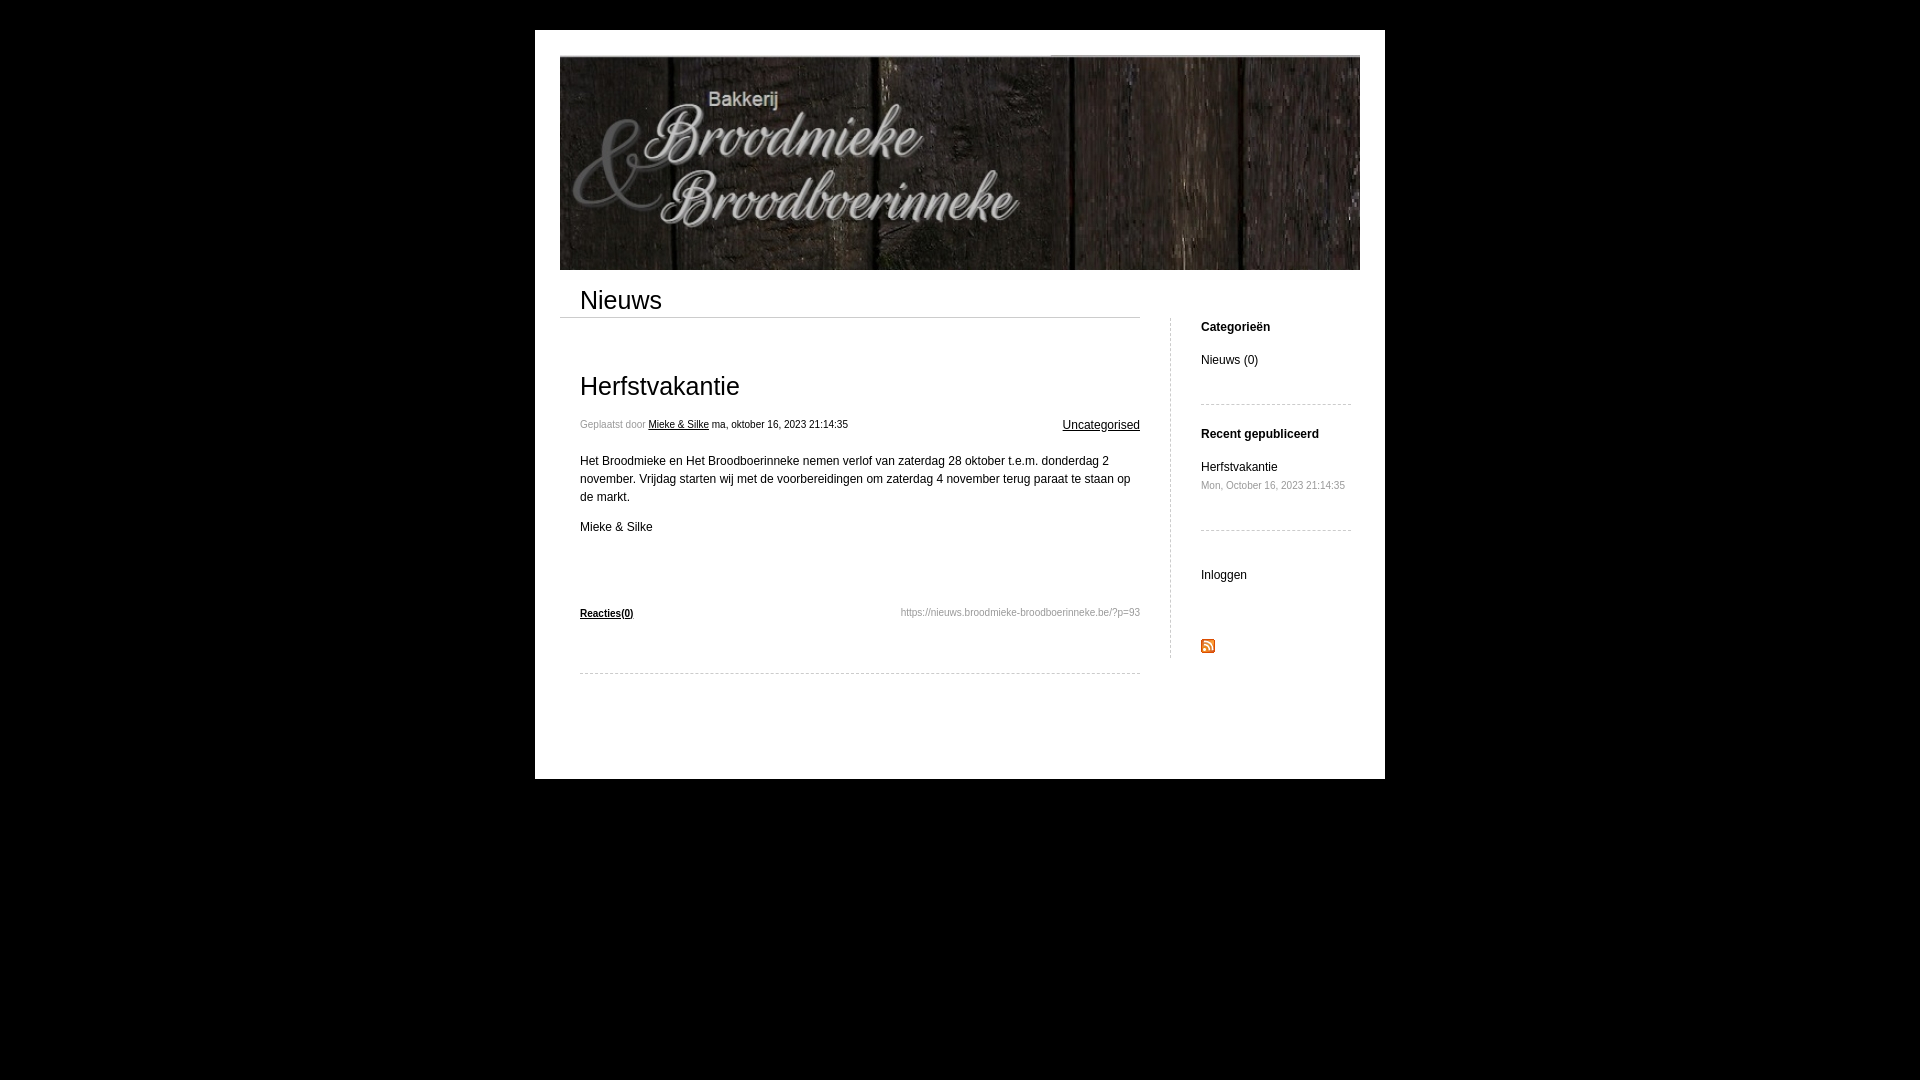 The height and width of the screenshot is (1080, 1920). Describe the element at coordinates (619, 300) in the screenshot. I see `'Nieuws'` at that location.